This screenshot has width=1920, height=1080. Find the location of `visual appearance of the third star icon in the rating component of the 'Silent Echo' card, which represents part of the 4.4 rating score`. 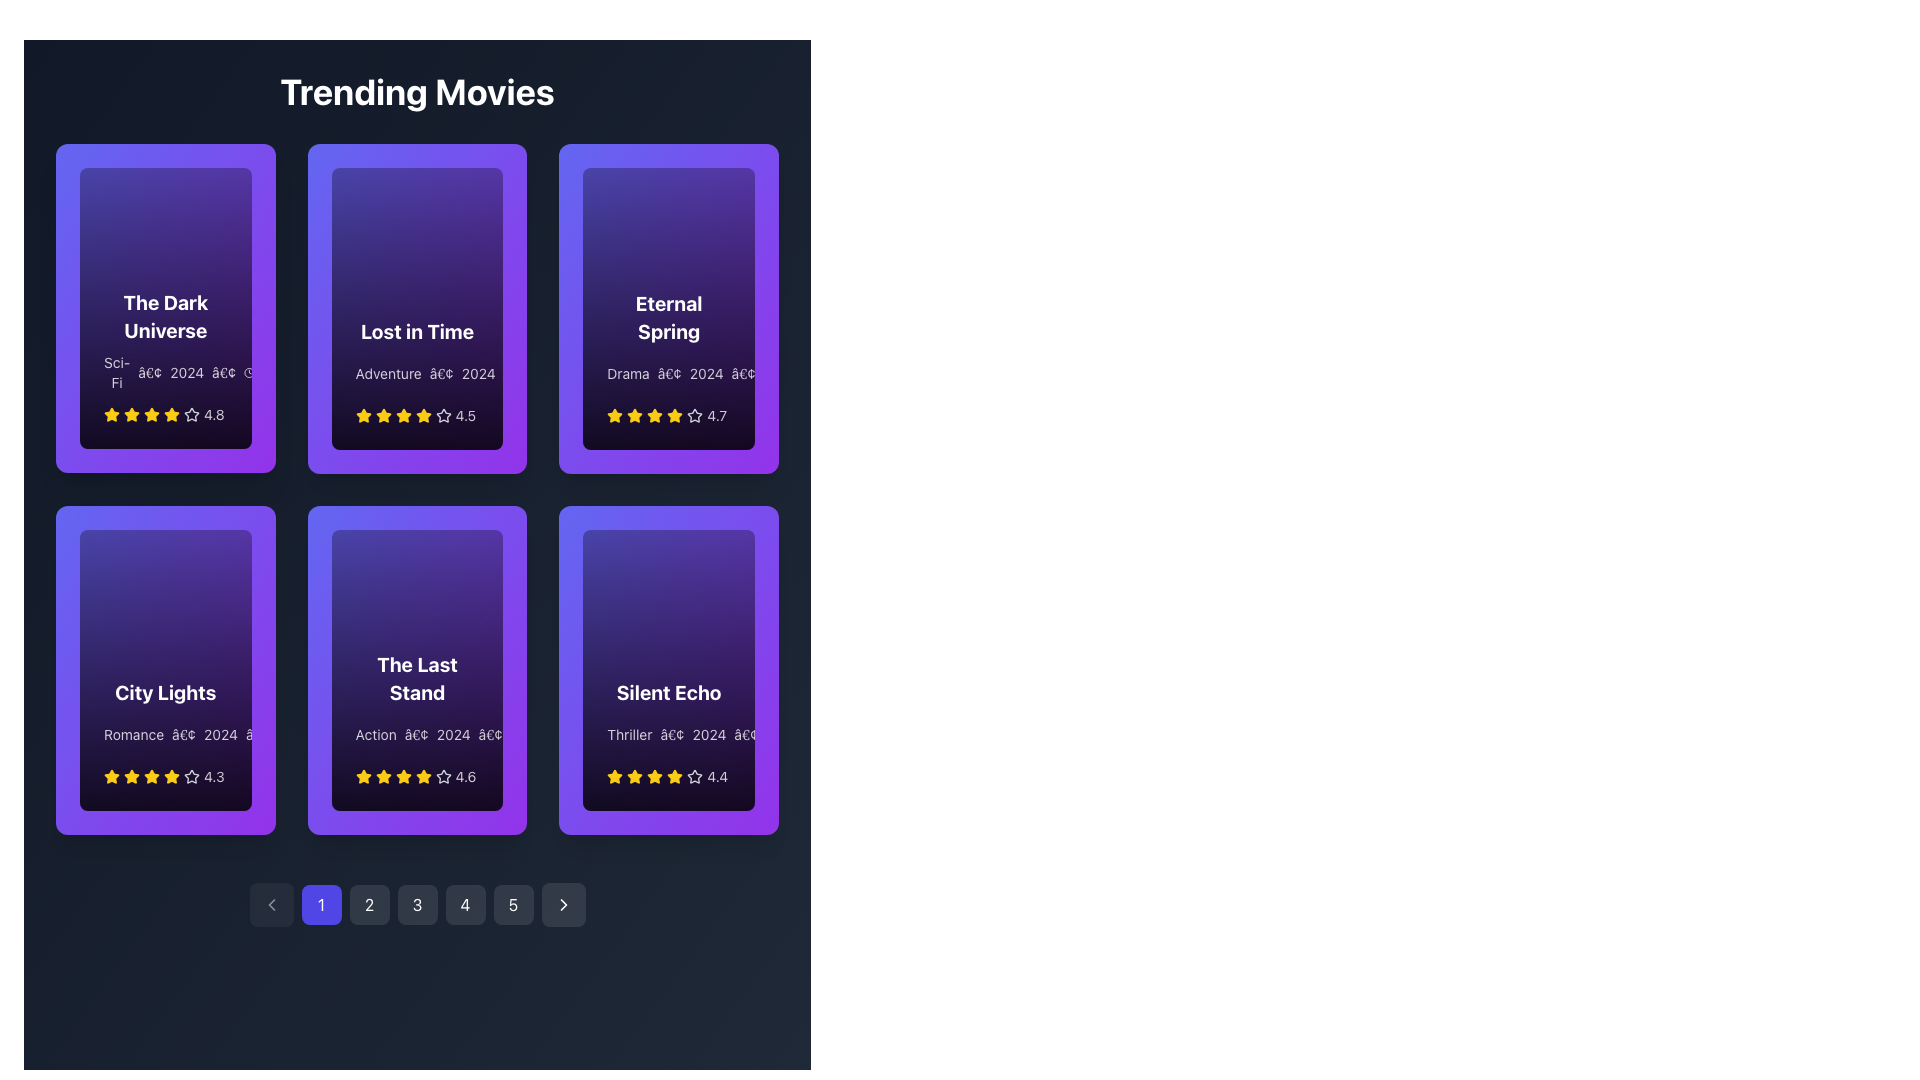

visual appearance of the third star icon in the rating component of the 'Silent Echo' card, which represents part of the 4.4 rating score is located at coordinates (634, 775).